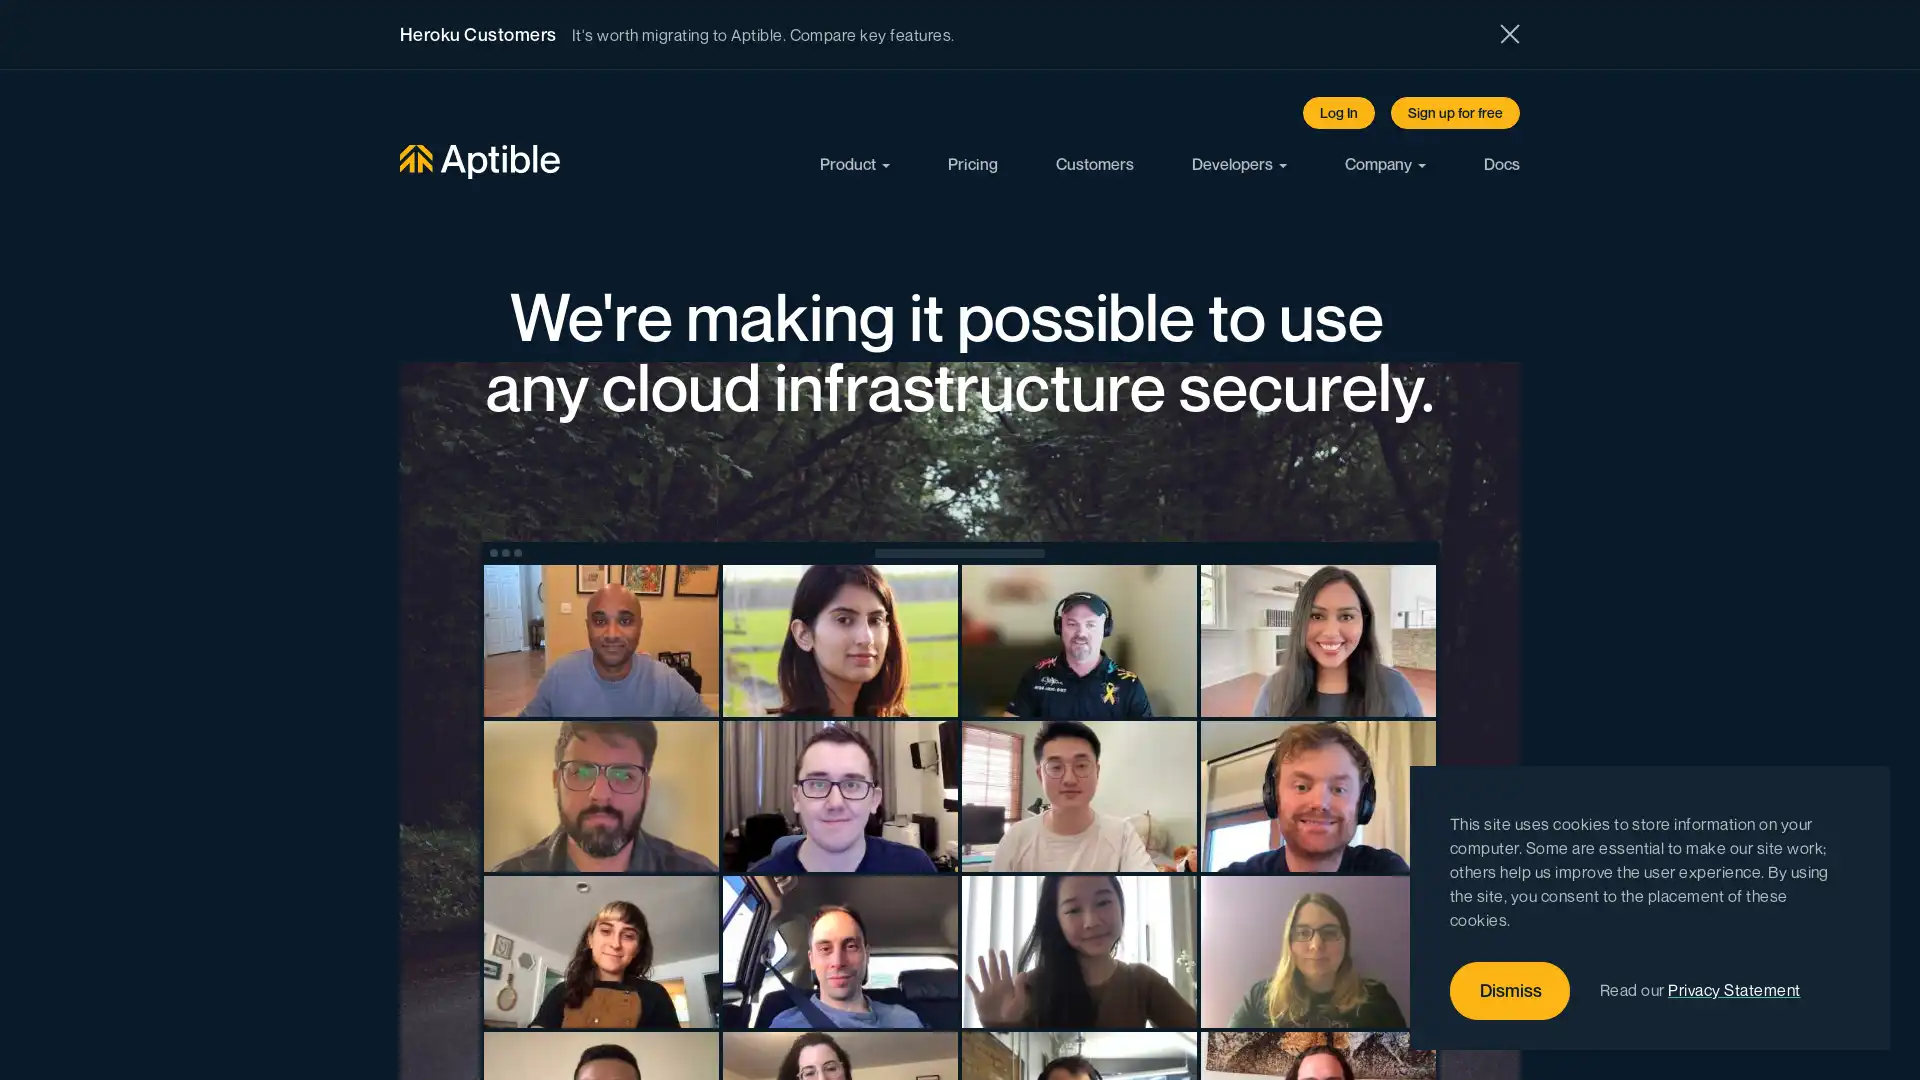 Image resolution: width=1920 pixels, height=1080 pixels. Describe the element at coordinates (1455, 112) in the screenshot. I see `Sign up for free` at that location.